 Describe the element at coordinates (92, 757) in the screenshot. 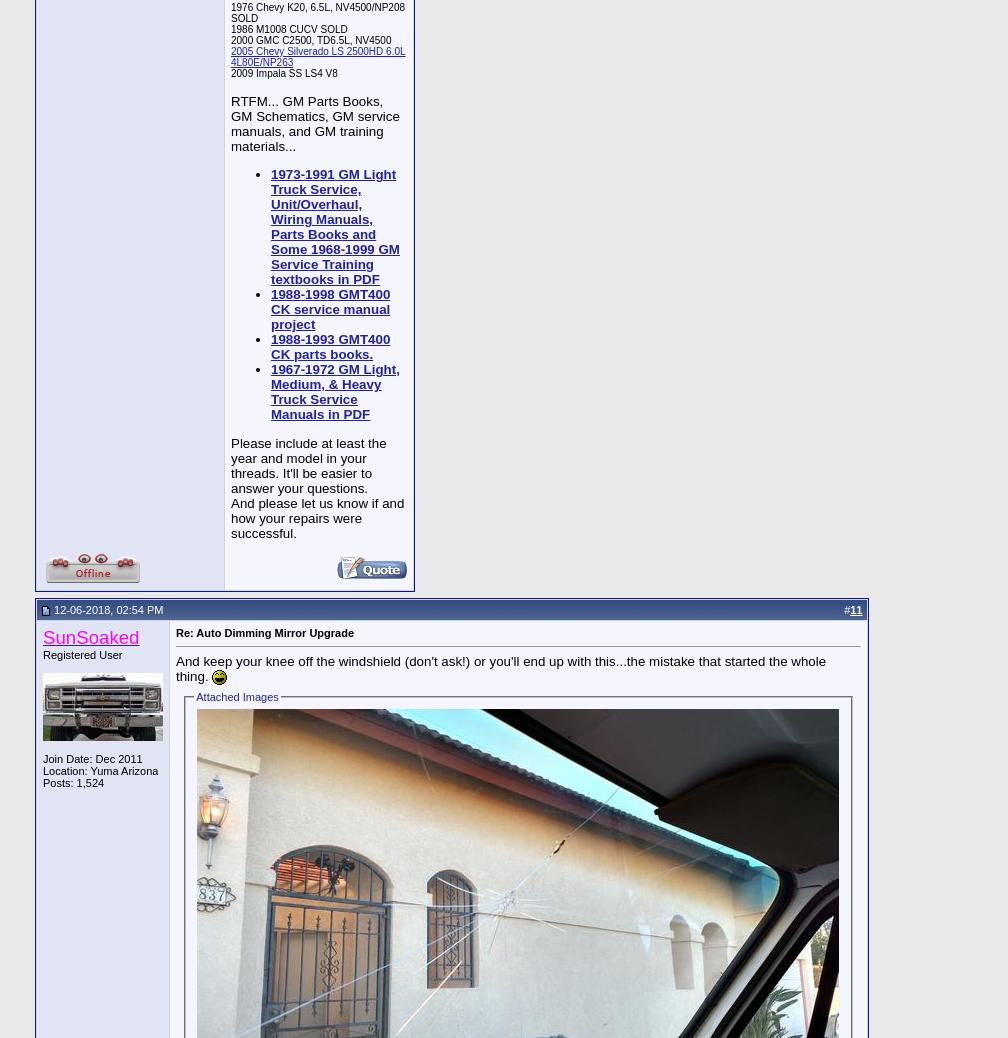

I see `'Join Date: Dec 2011'` at that location.